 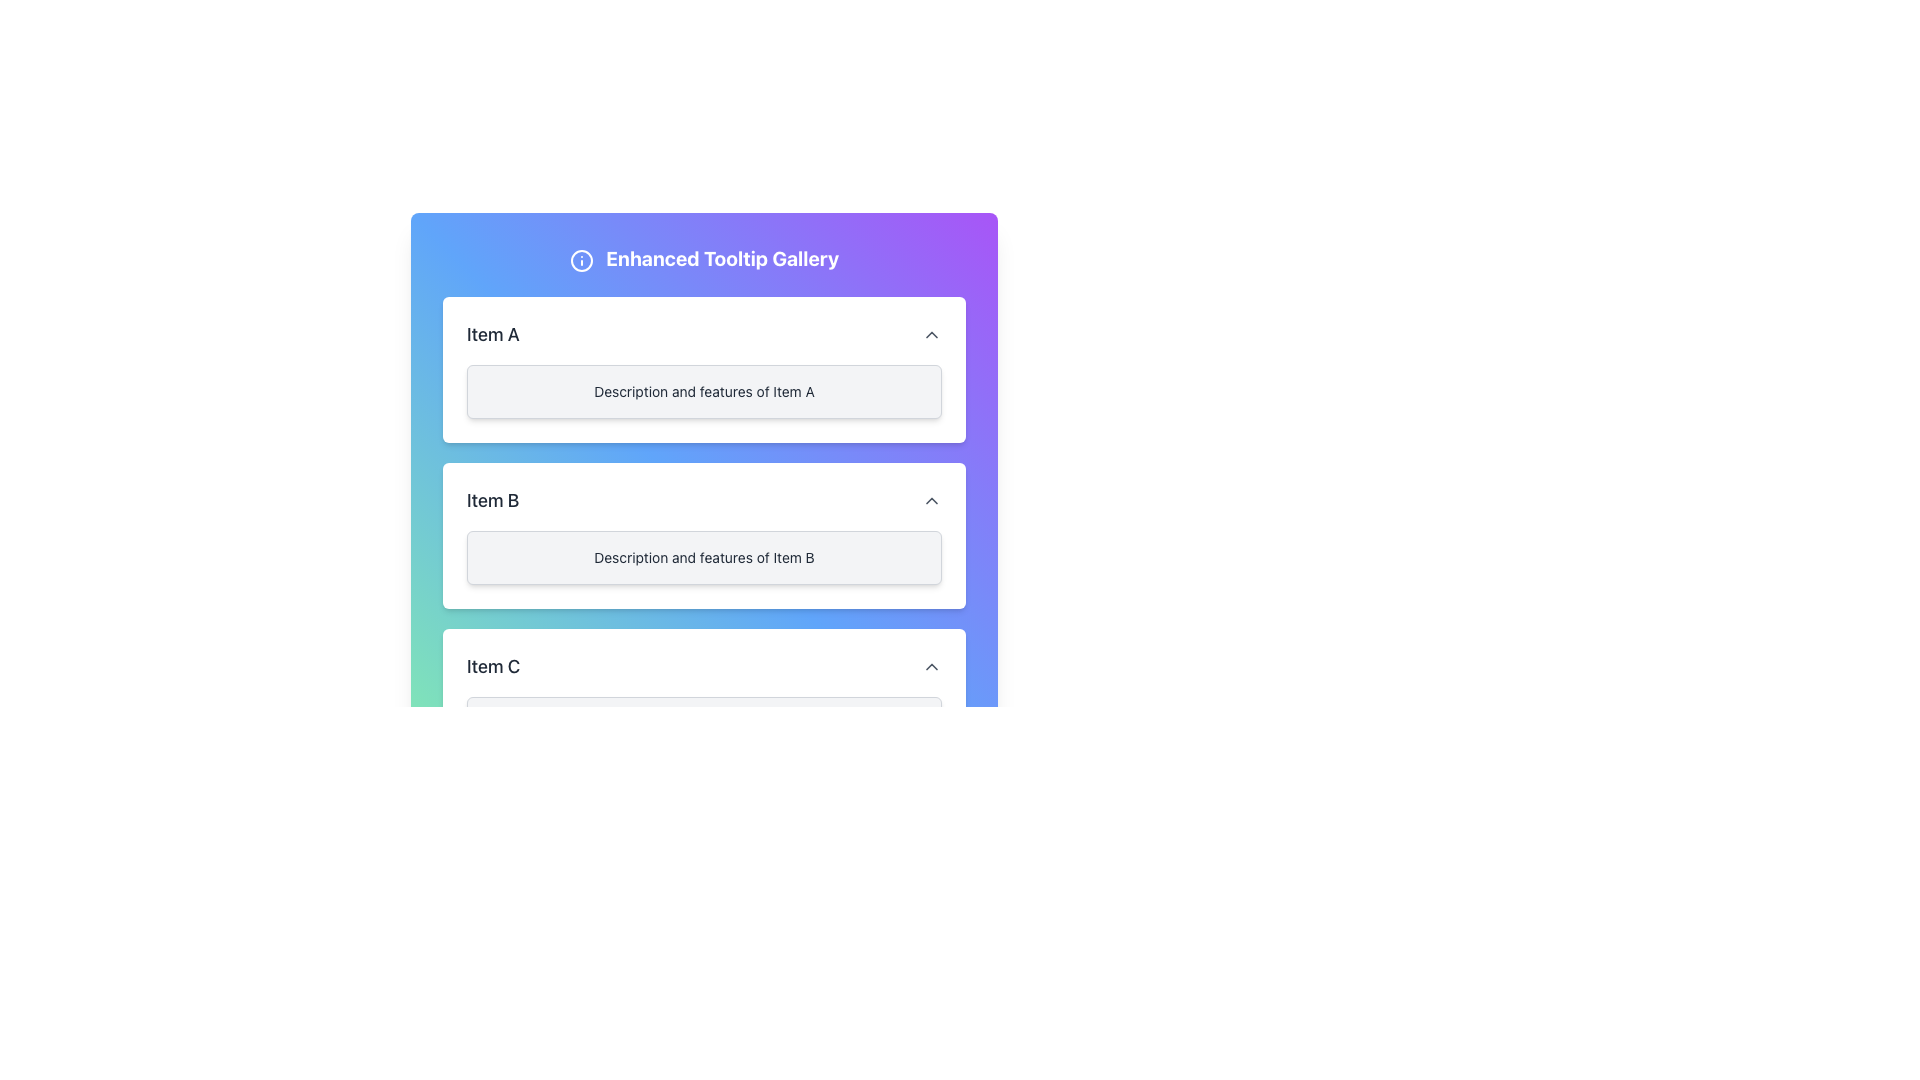 I want to click on the prominent text element with the wording 'Enhanced Tooltip Gallery', which is styled as a bold, large header on a color-gradient background, so click(x=704, y=257).